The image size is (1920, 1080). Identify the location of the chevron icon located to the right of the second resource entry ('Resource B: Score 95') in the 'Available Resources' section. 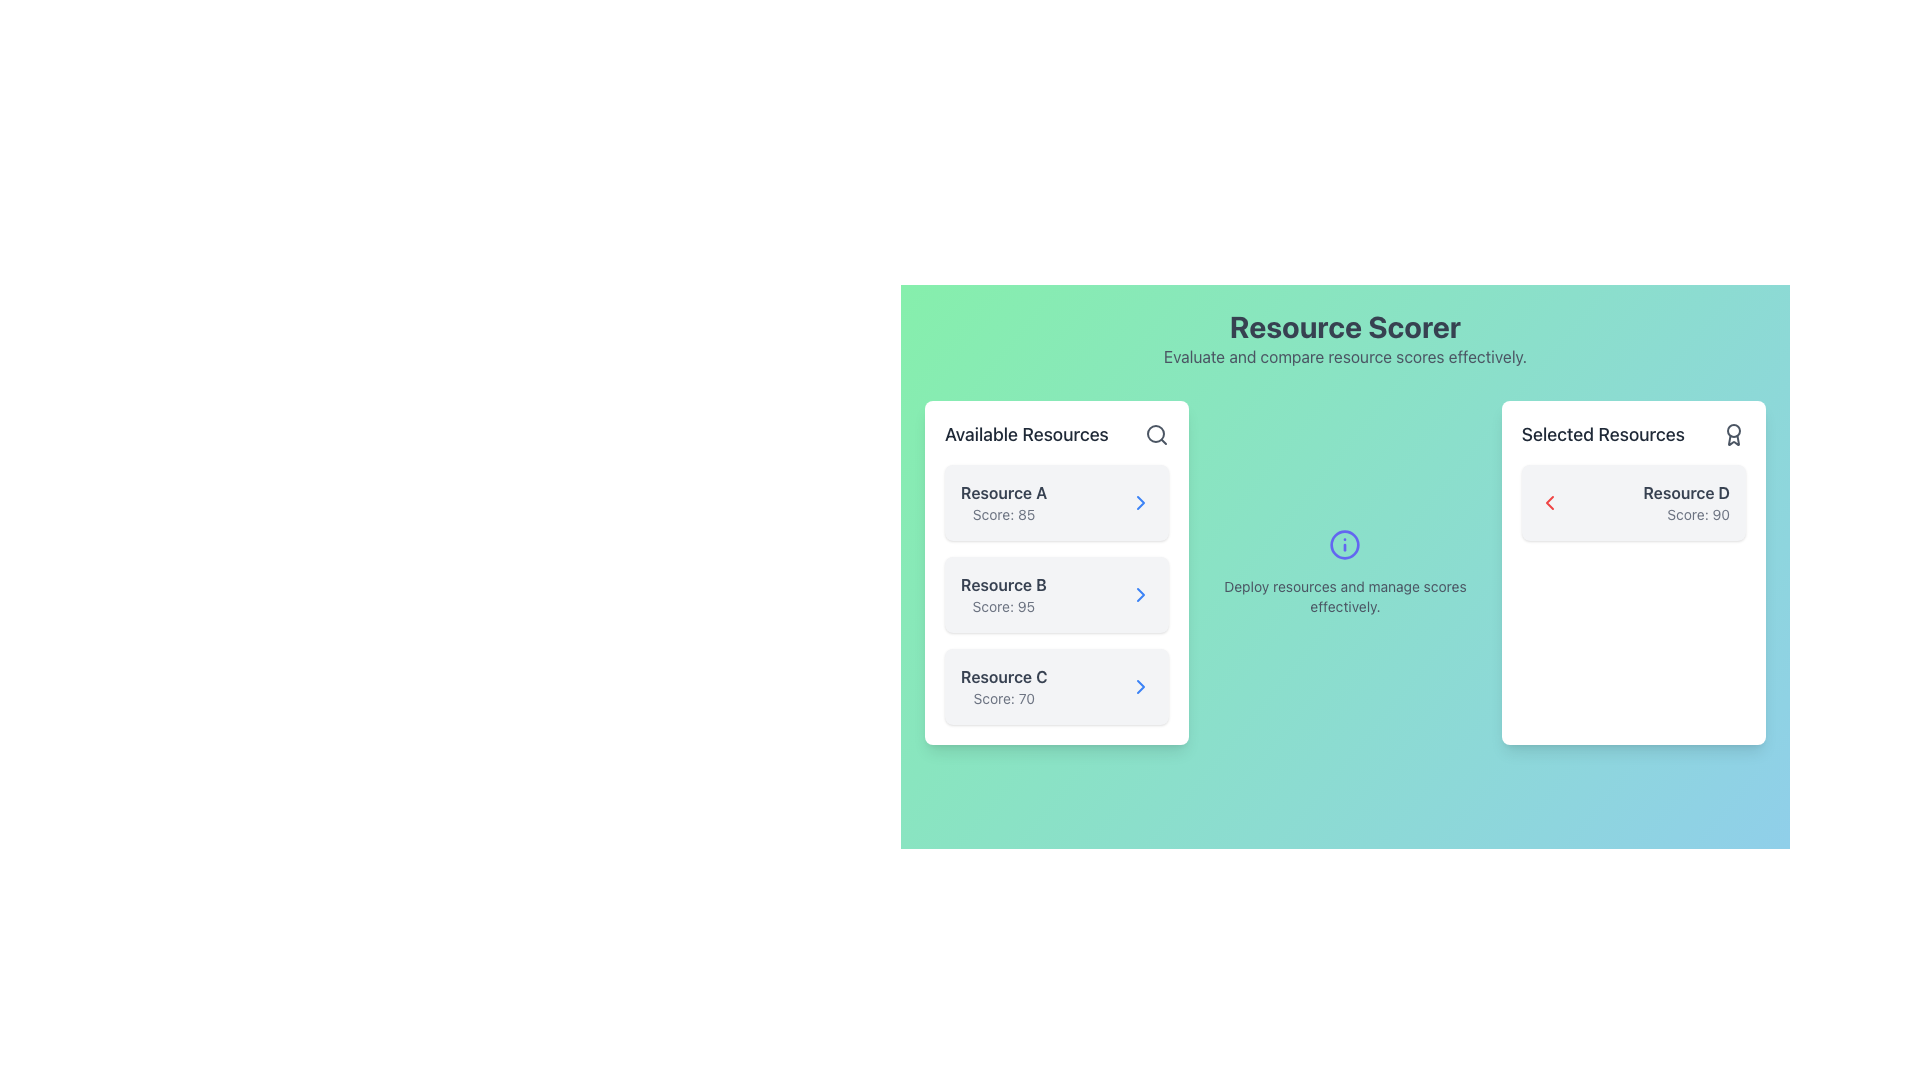
(1141, 593).